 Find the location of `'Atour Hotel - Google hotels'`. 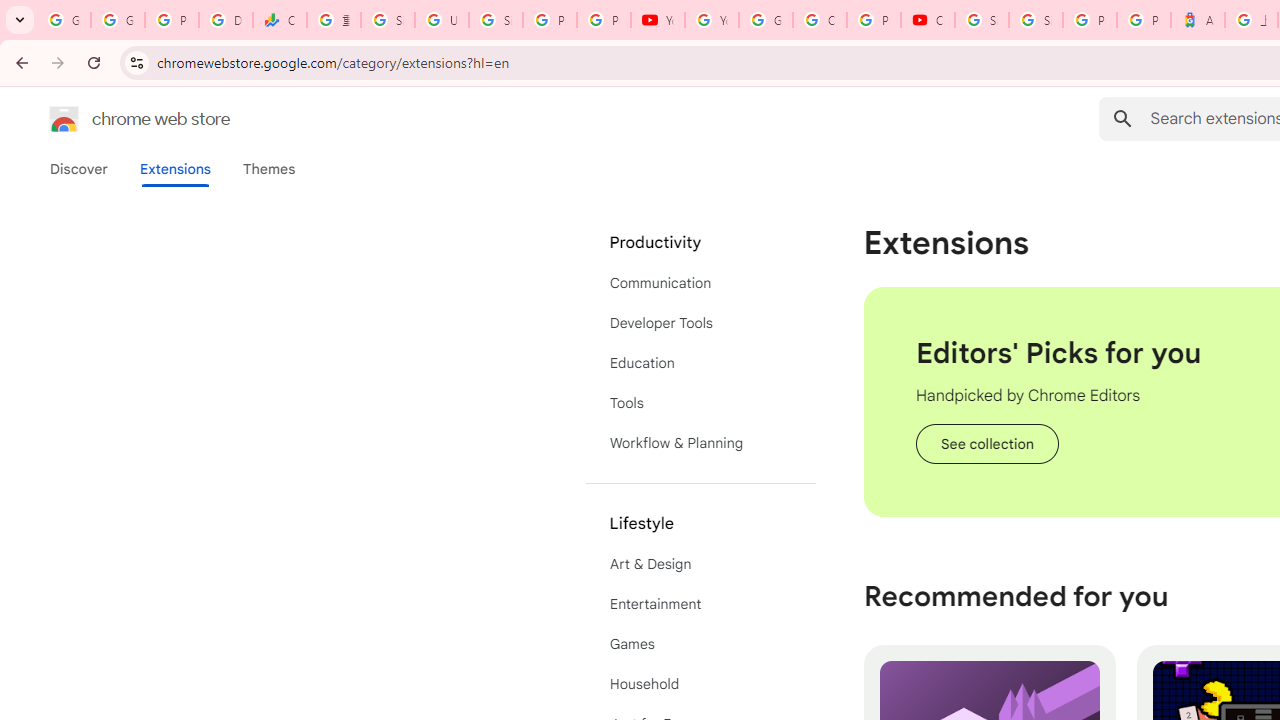

'Atour Hotel - Google hotels' is located at coordinates (1198, 20).